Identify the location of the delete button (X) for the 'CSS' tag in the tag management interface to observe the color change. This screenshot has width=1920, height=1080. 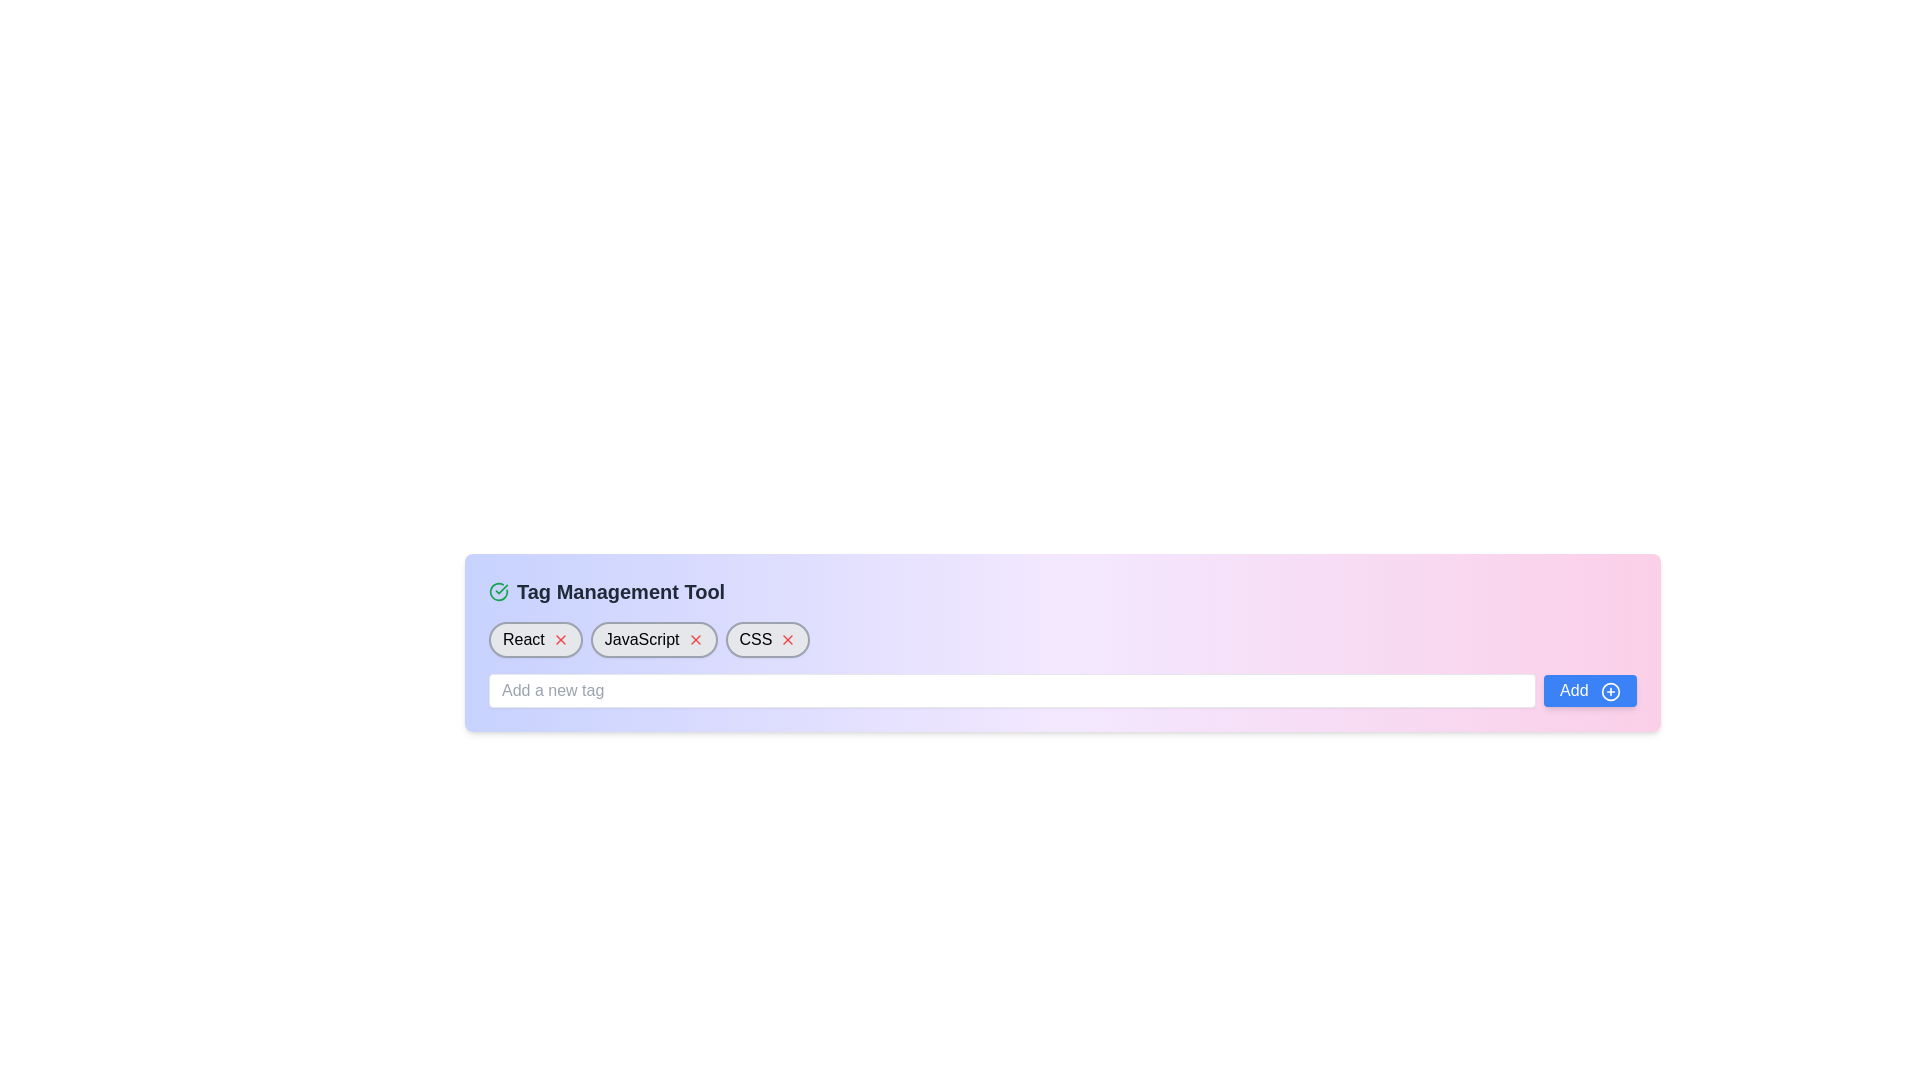
(787, 640).